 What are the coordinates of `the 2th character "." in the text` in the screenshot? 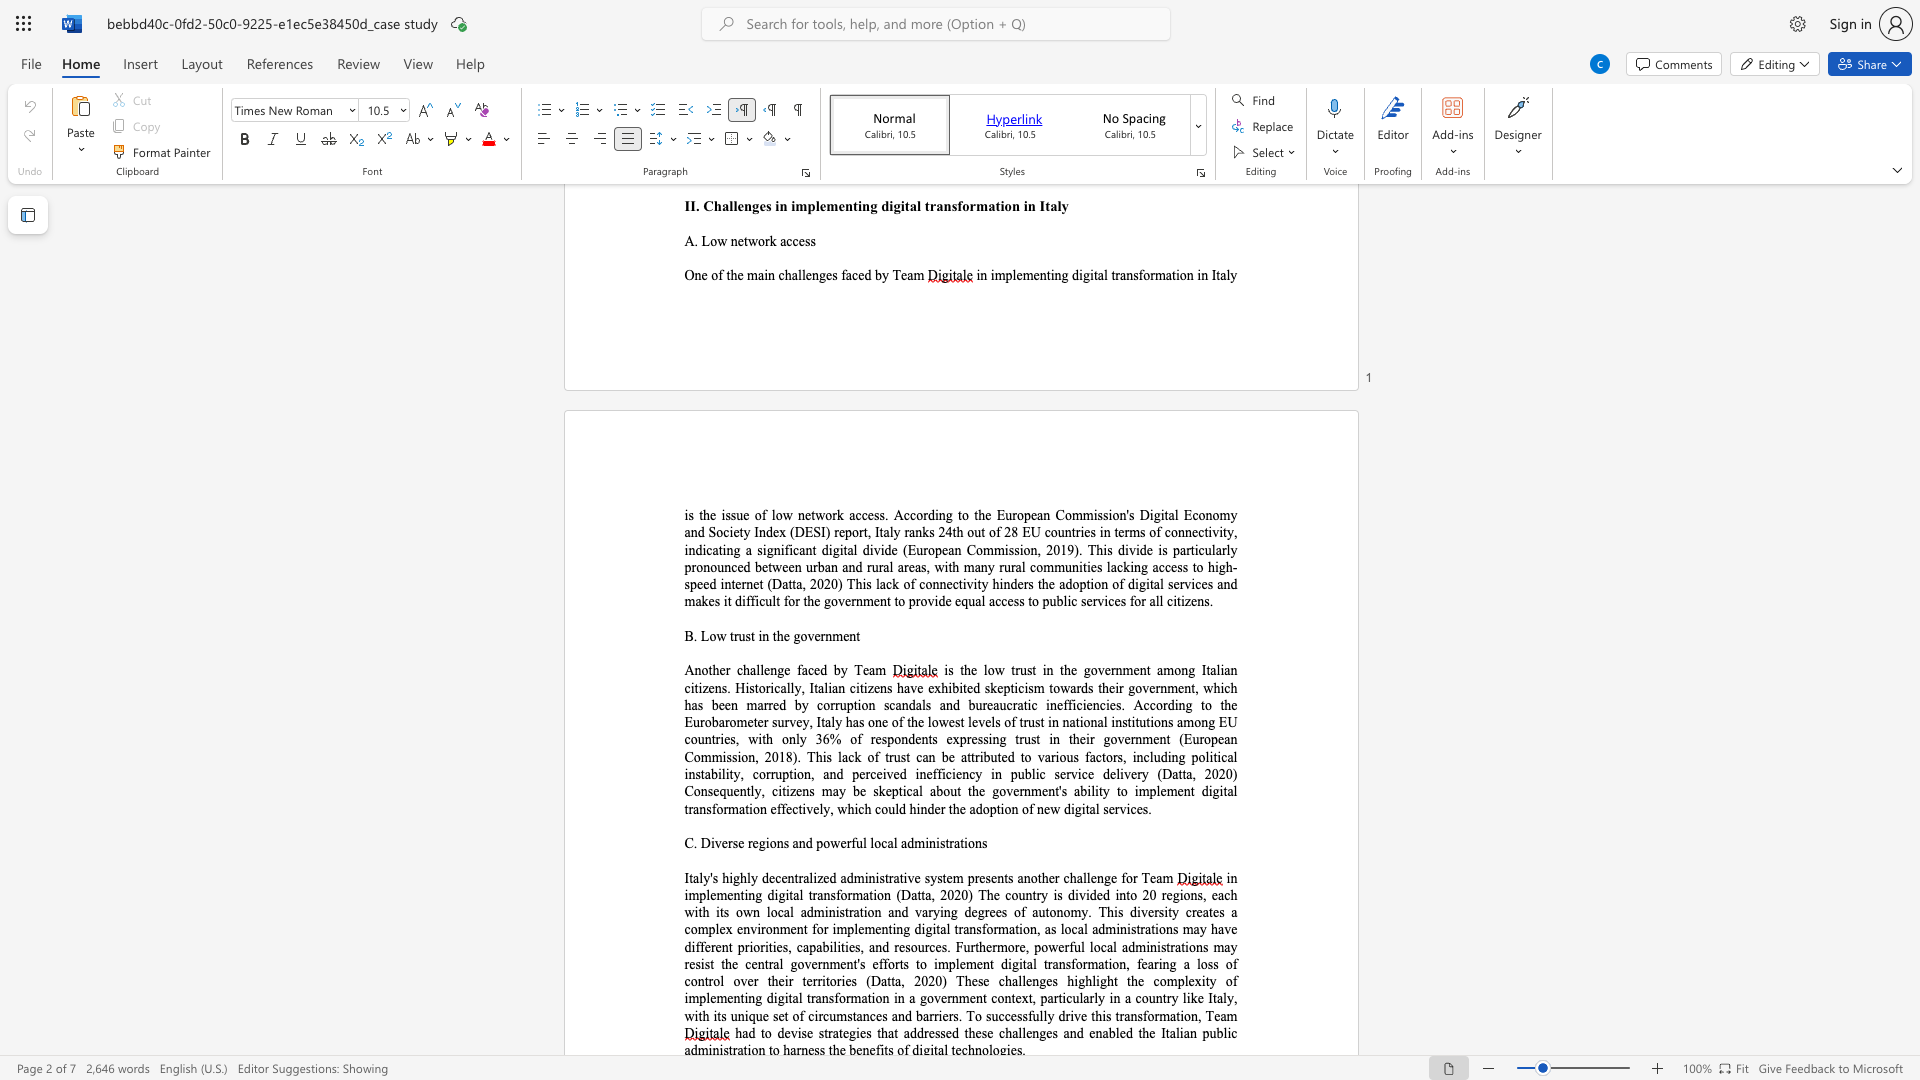 It's located at (798, 757).